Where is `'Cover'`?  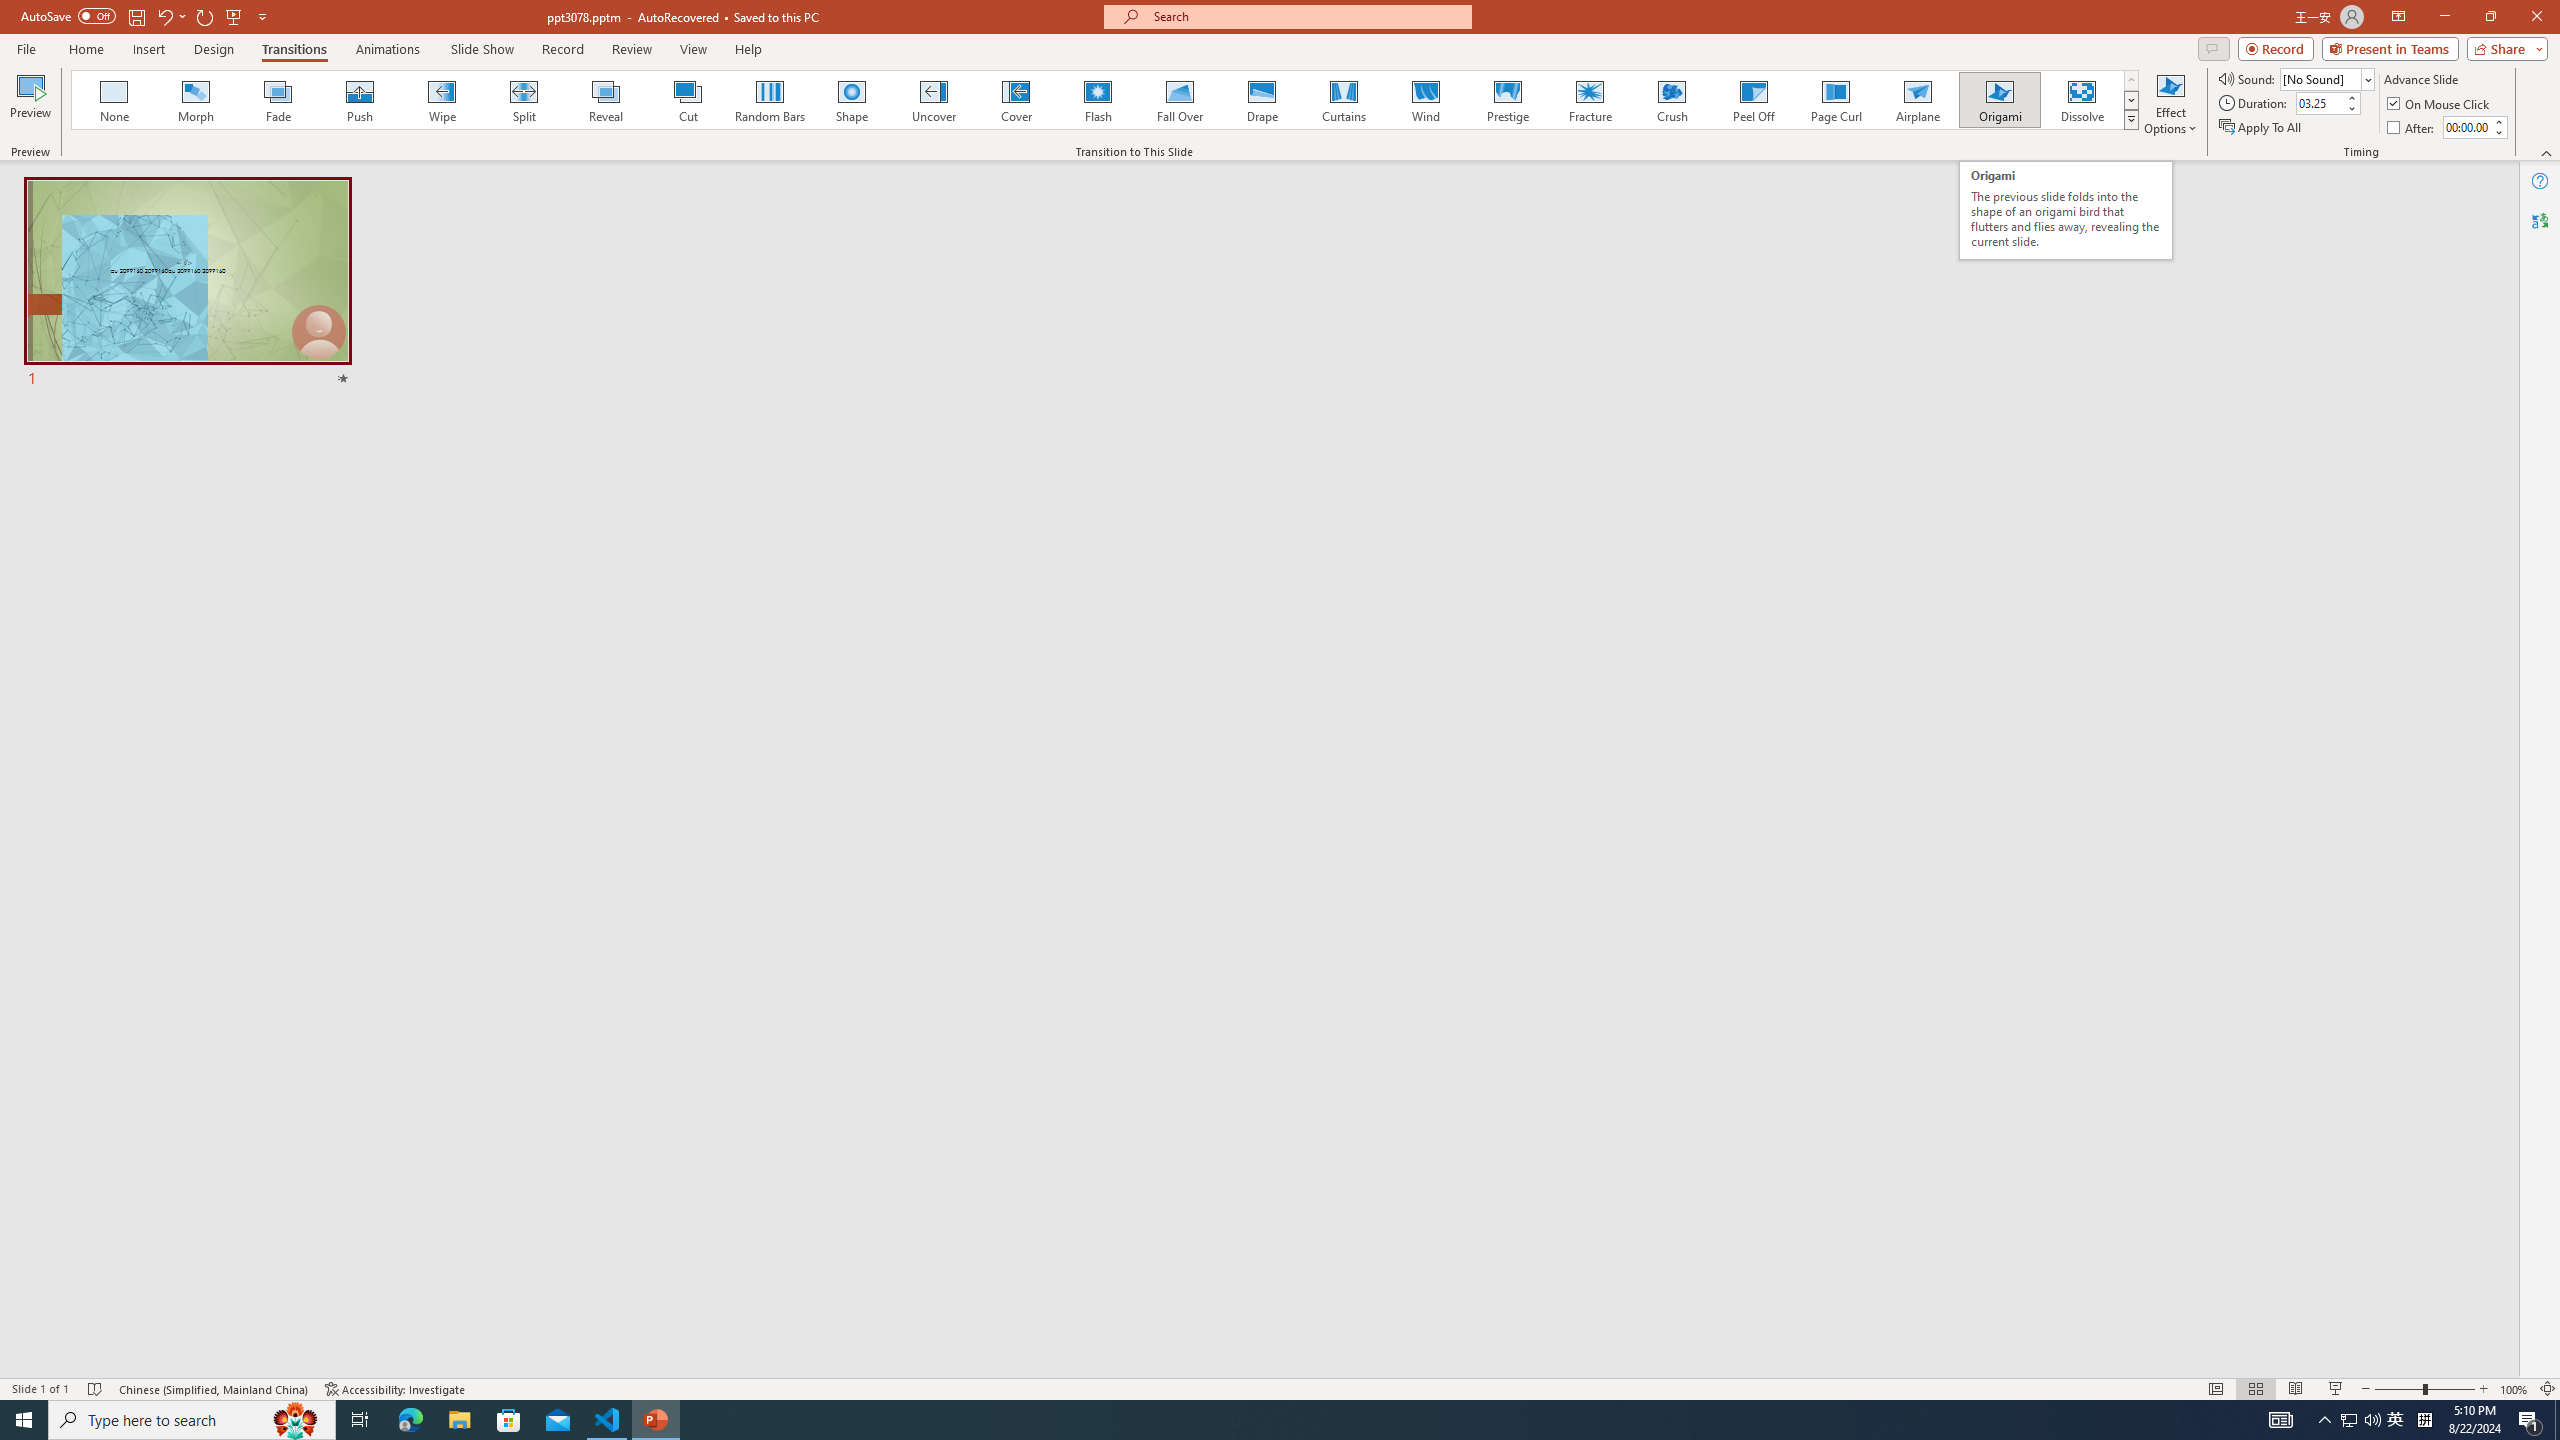
'Cover' is located at coordinates (1015, 99).